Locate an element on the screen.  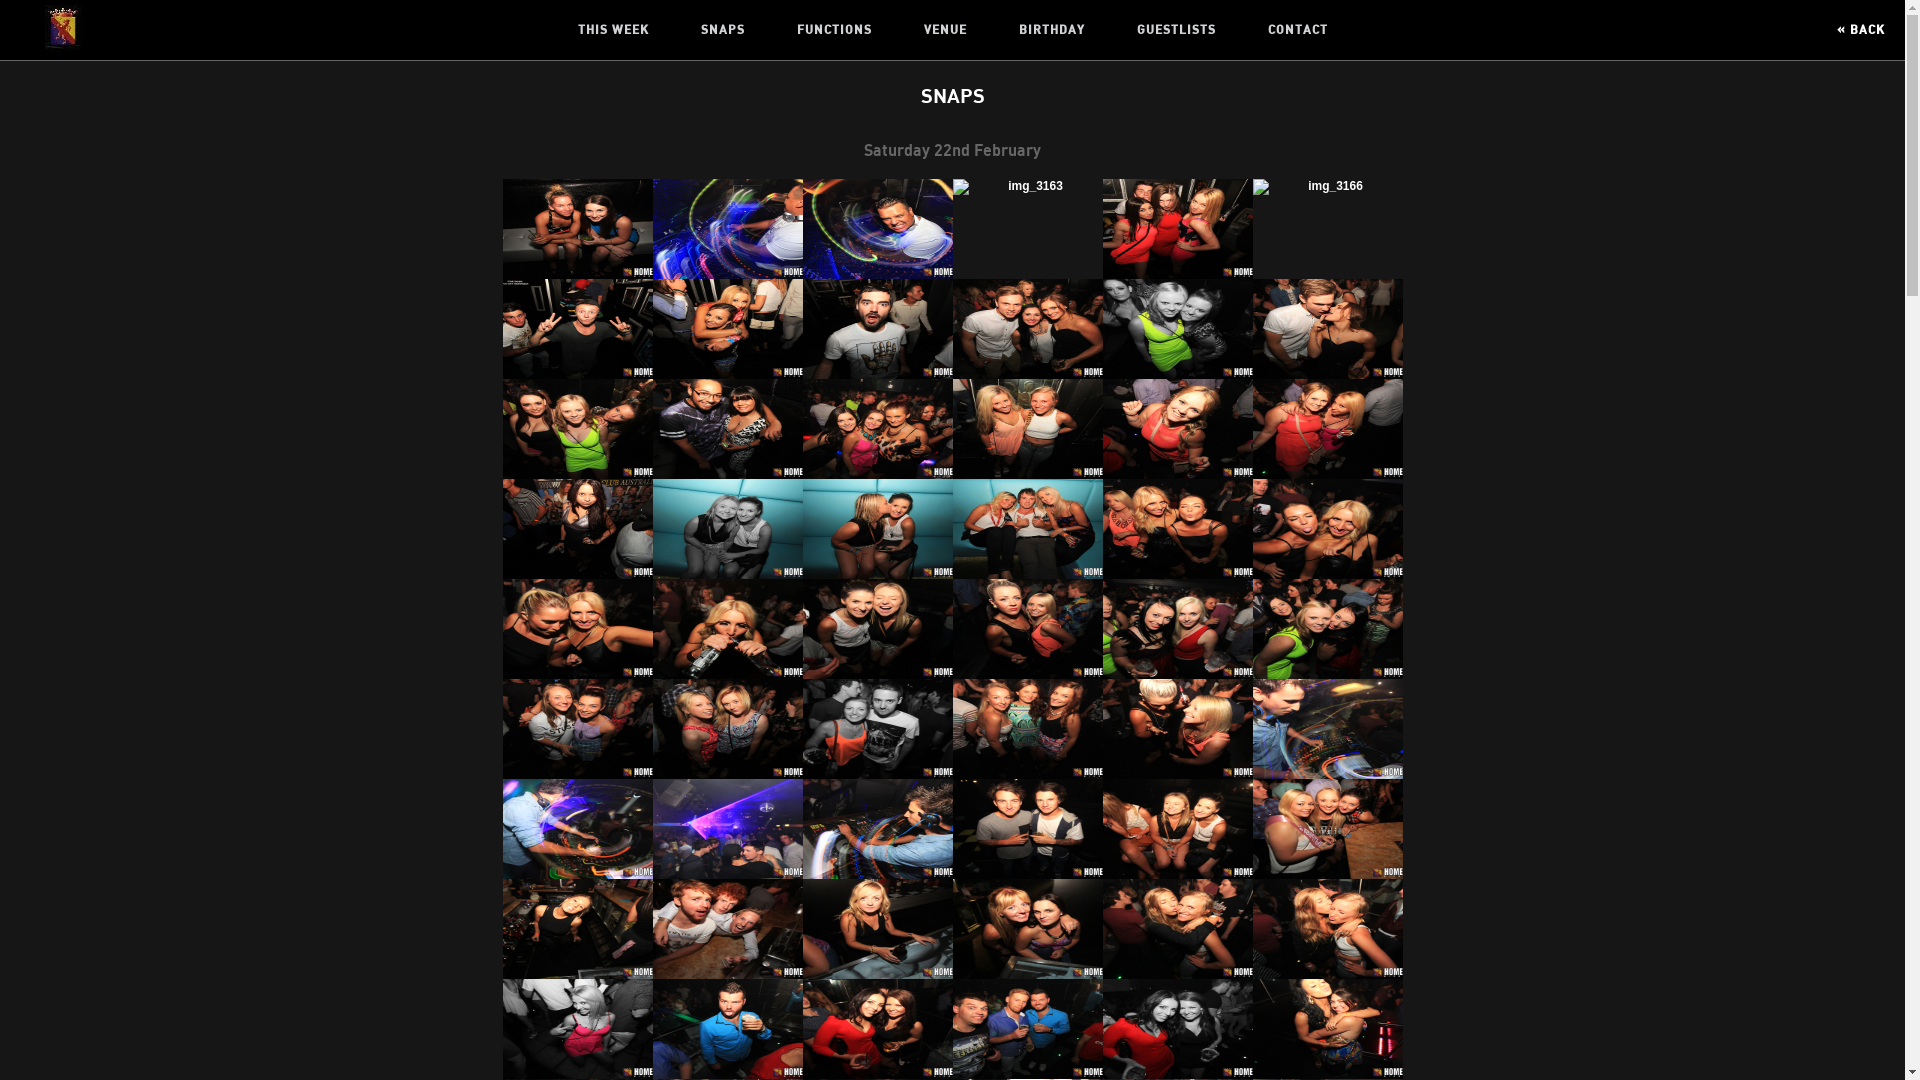
' ' is located at coordinates (1176, 227).